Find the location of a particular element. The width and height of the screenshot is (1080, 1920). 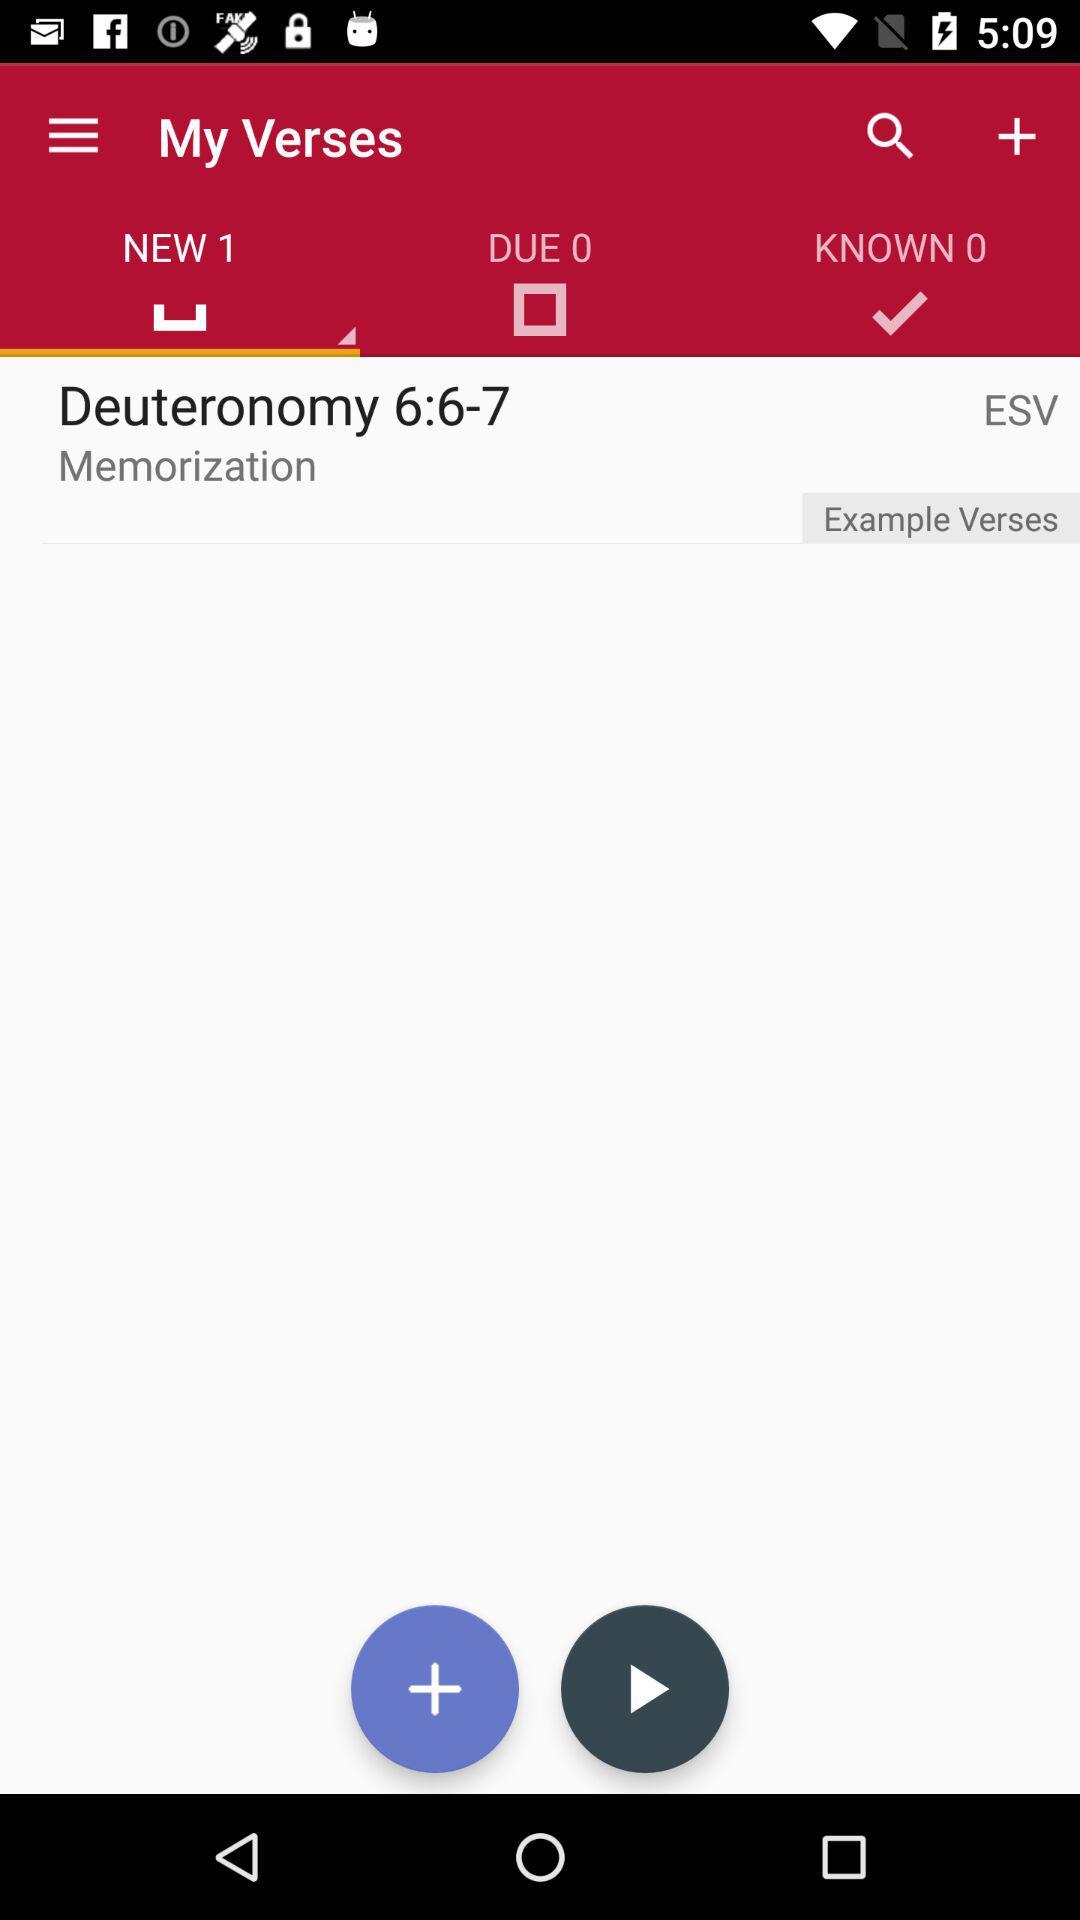

the add icon is located at coordinates (434, 1688).